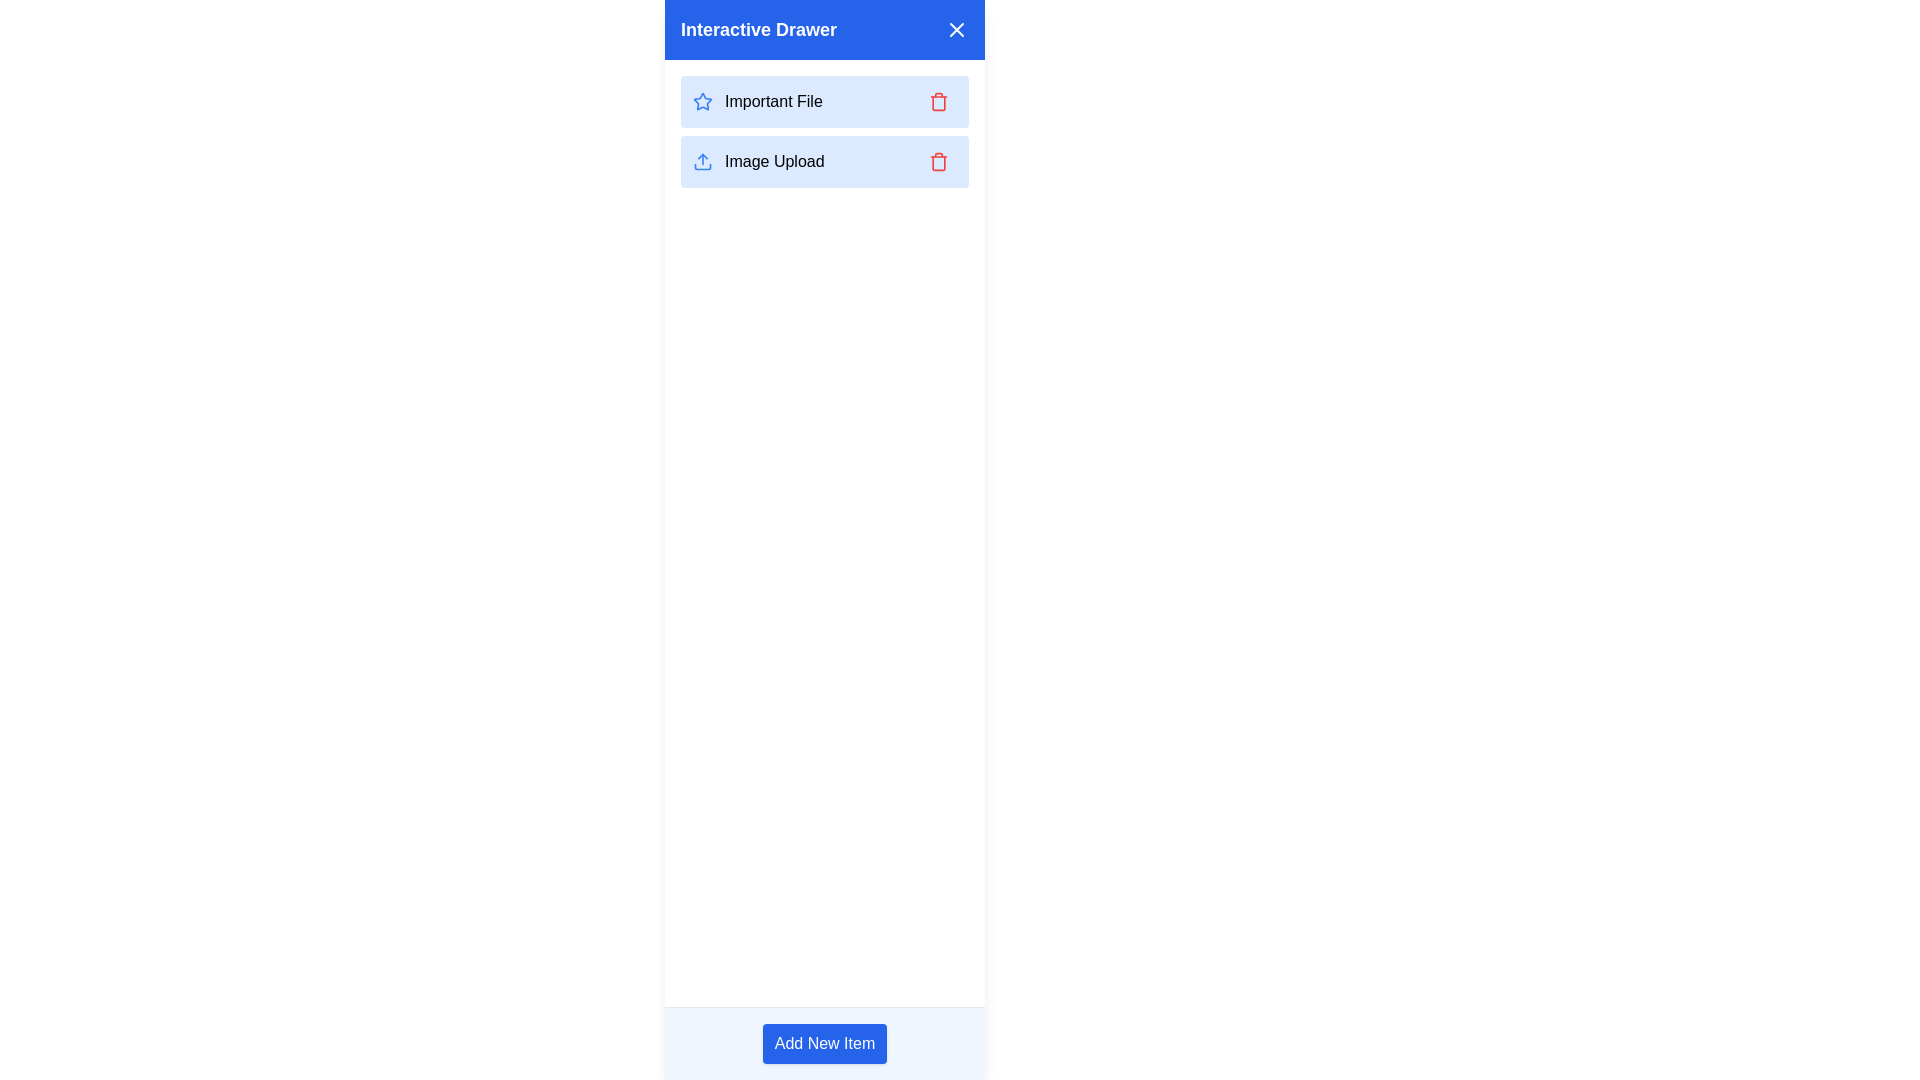  What do you see at coordinates (955, 30) in the screenshot?
I see `the close button with an 'X' icon located at the top-right corner of the interface` at bounding box center [955, 30].